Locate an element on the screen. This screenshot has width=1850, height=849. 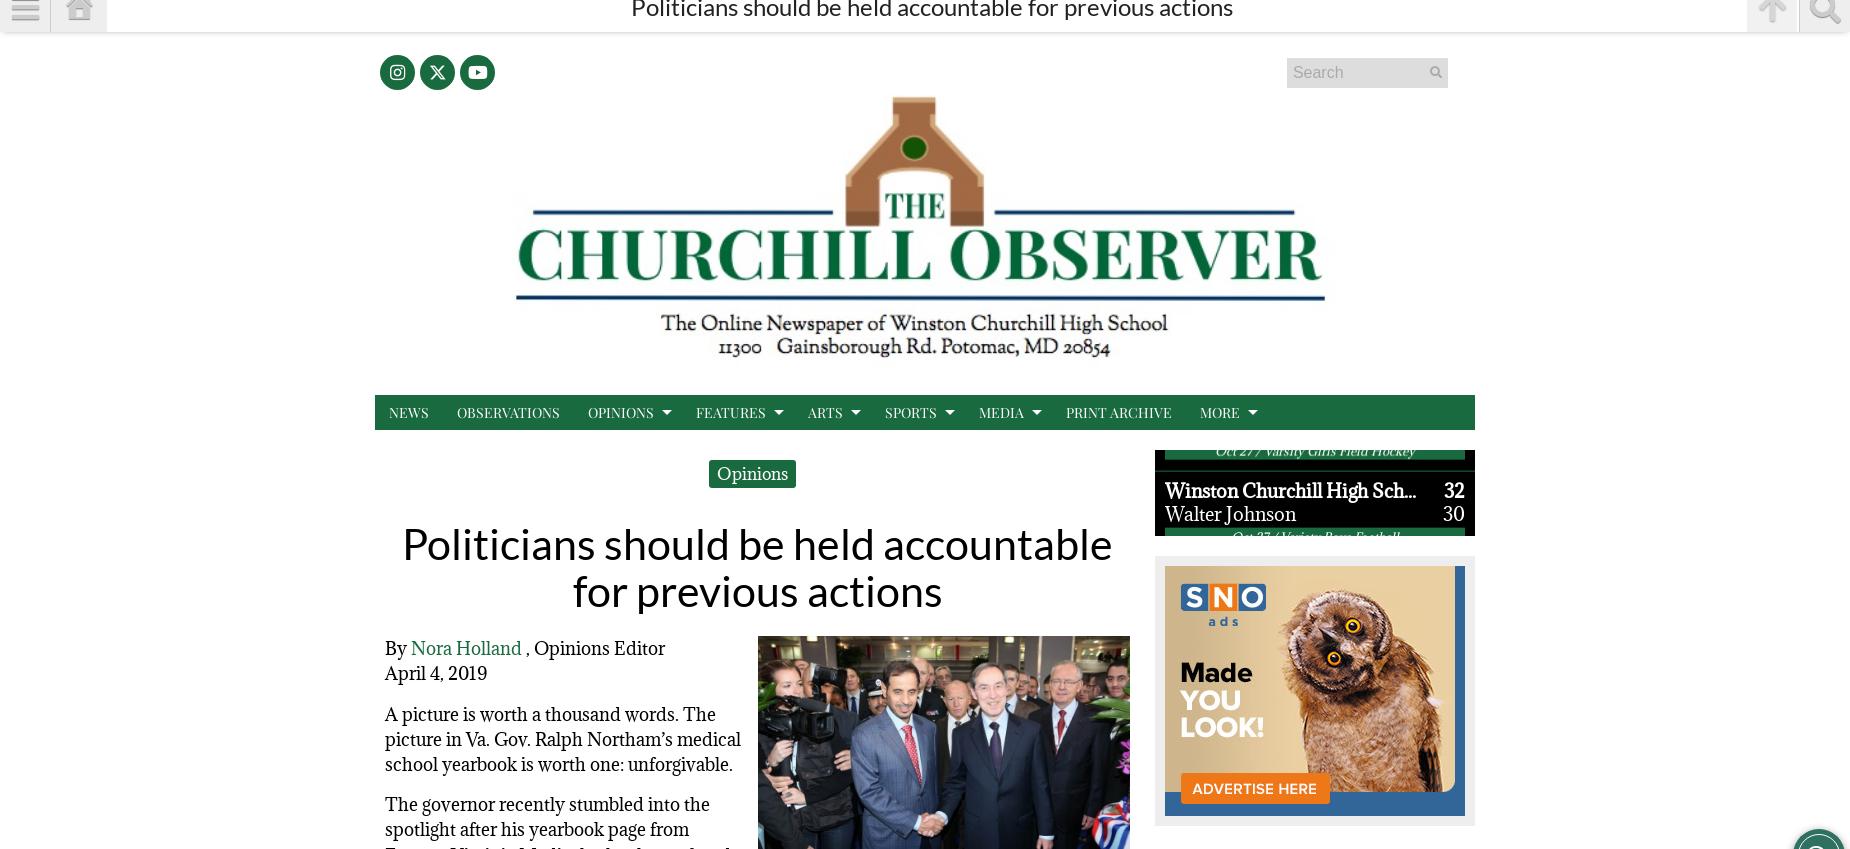
'April 4, 2019' is located at coordinates (383, 672).